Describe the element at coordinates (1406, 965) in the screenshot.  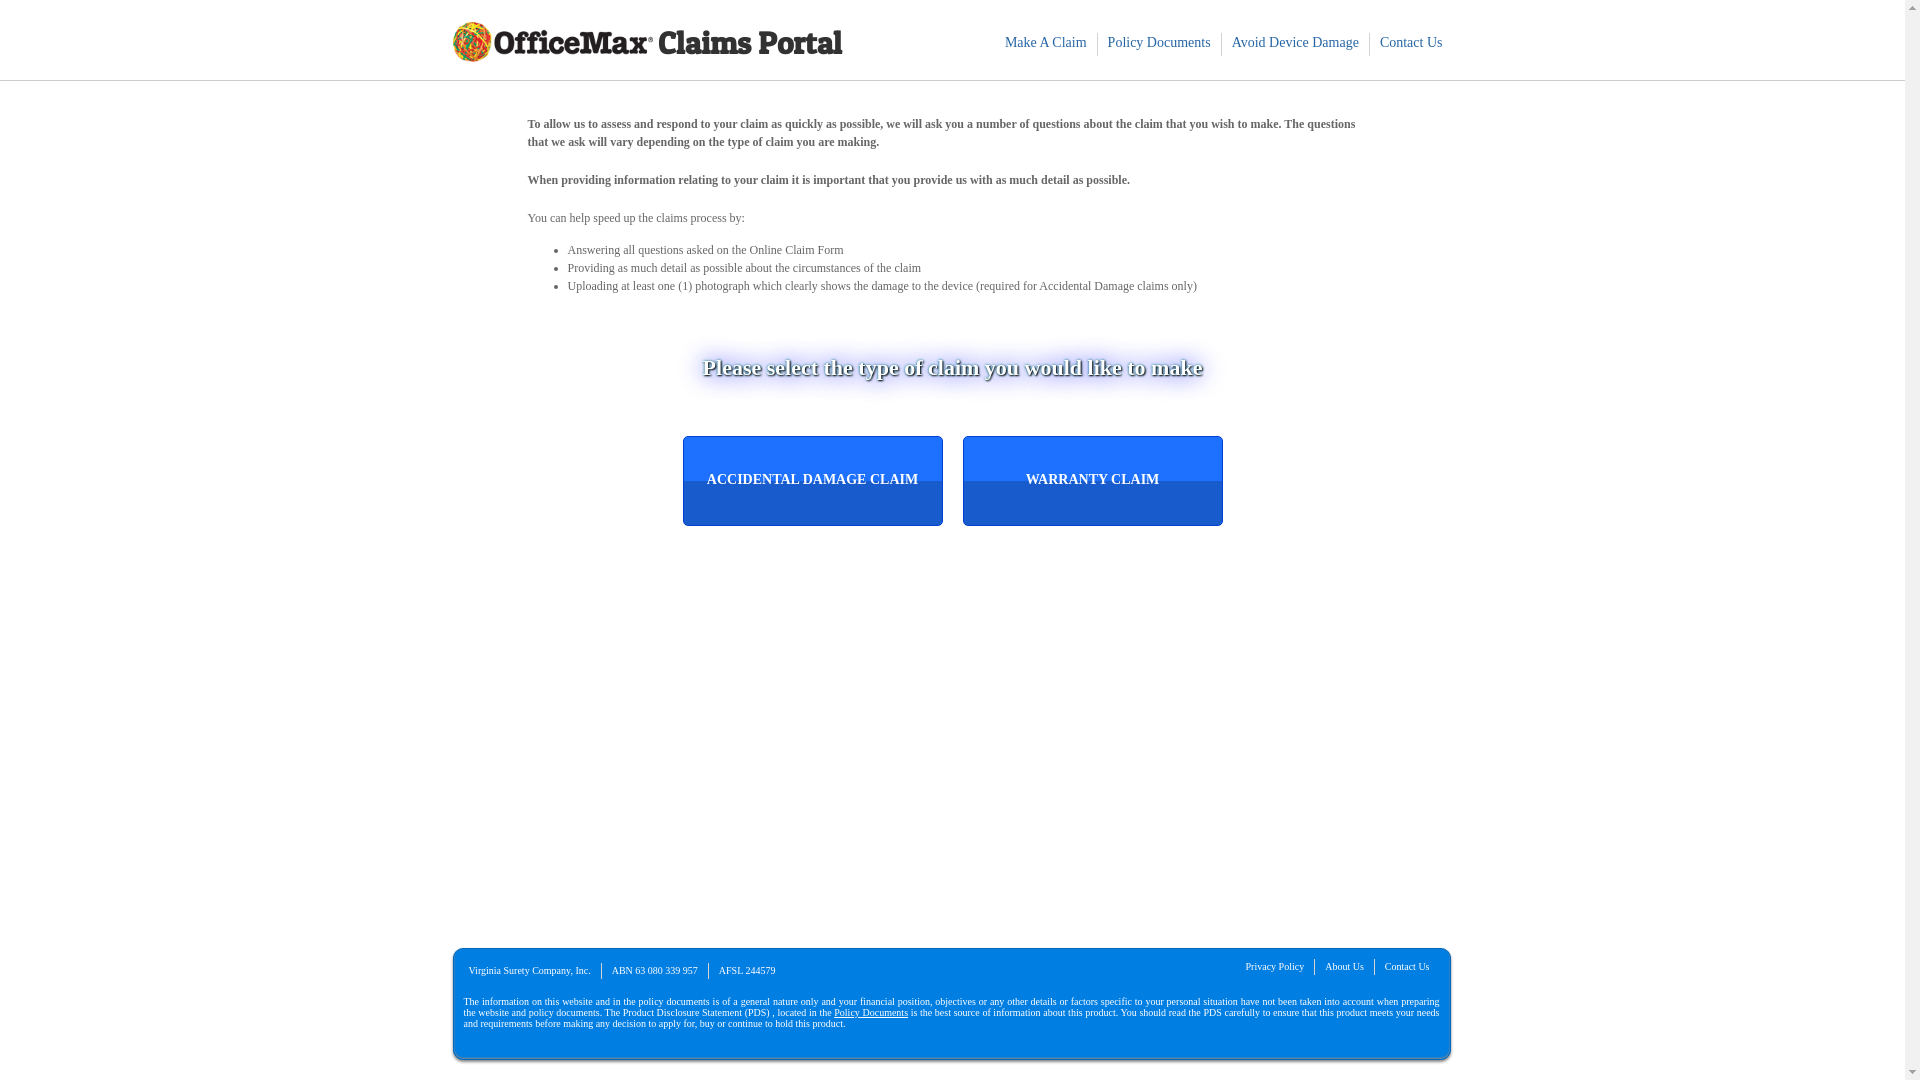
I see `'Contact Us'` at that location.